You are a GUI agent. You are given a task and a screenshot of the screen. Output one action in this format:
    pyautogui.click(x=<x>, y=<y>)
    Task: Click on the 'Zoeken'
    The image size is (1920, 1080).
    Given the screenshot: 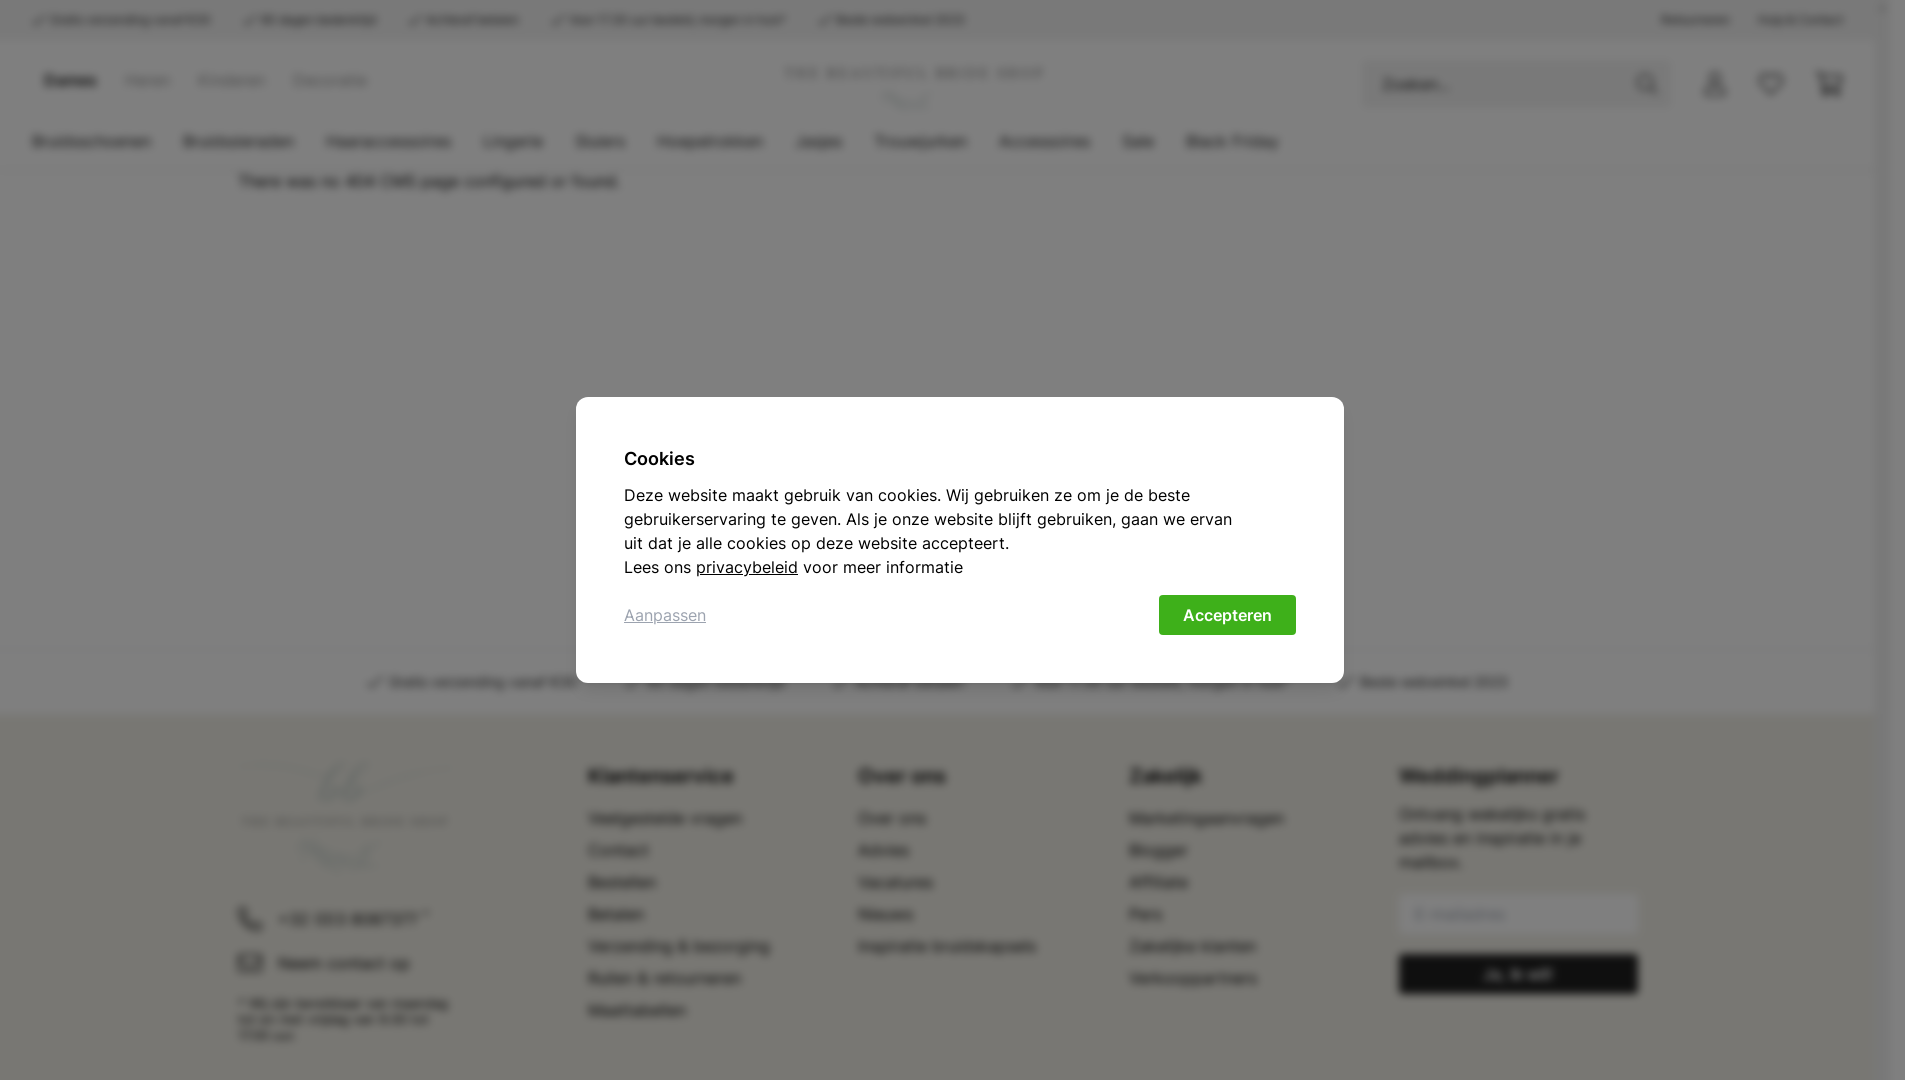 What is the action you would take?
    pyautogui.click(x=1646, y=83)
    